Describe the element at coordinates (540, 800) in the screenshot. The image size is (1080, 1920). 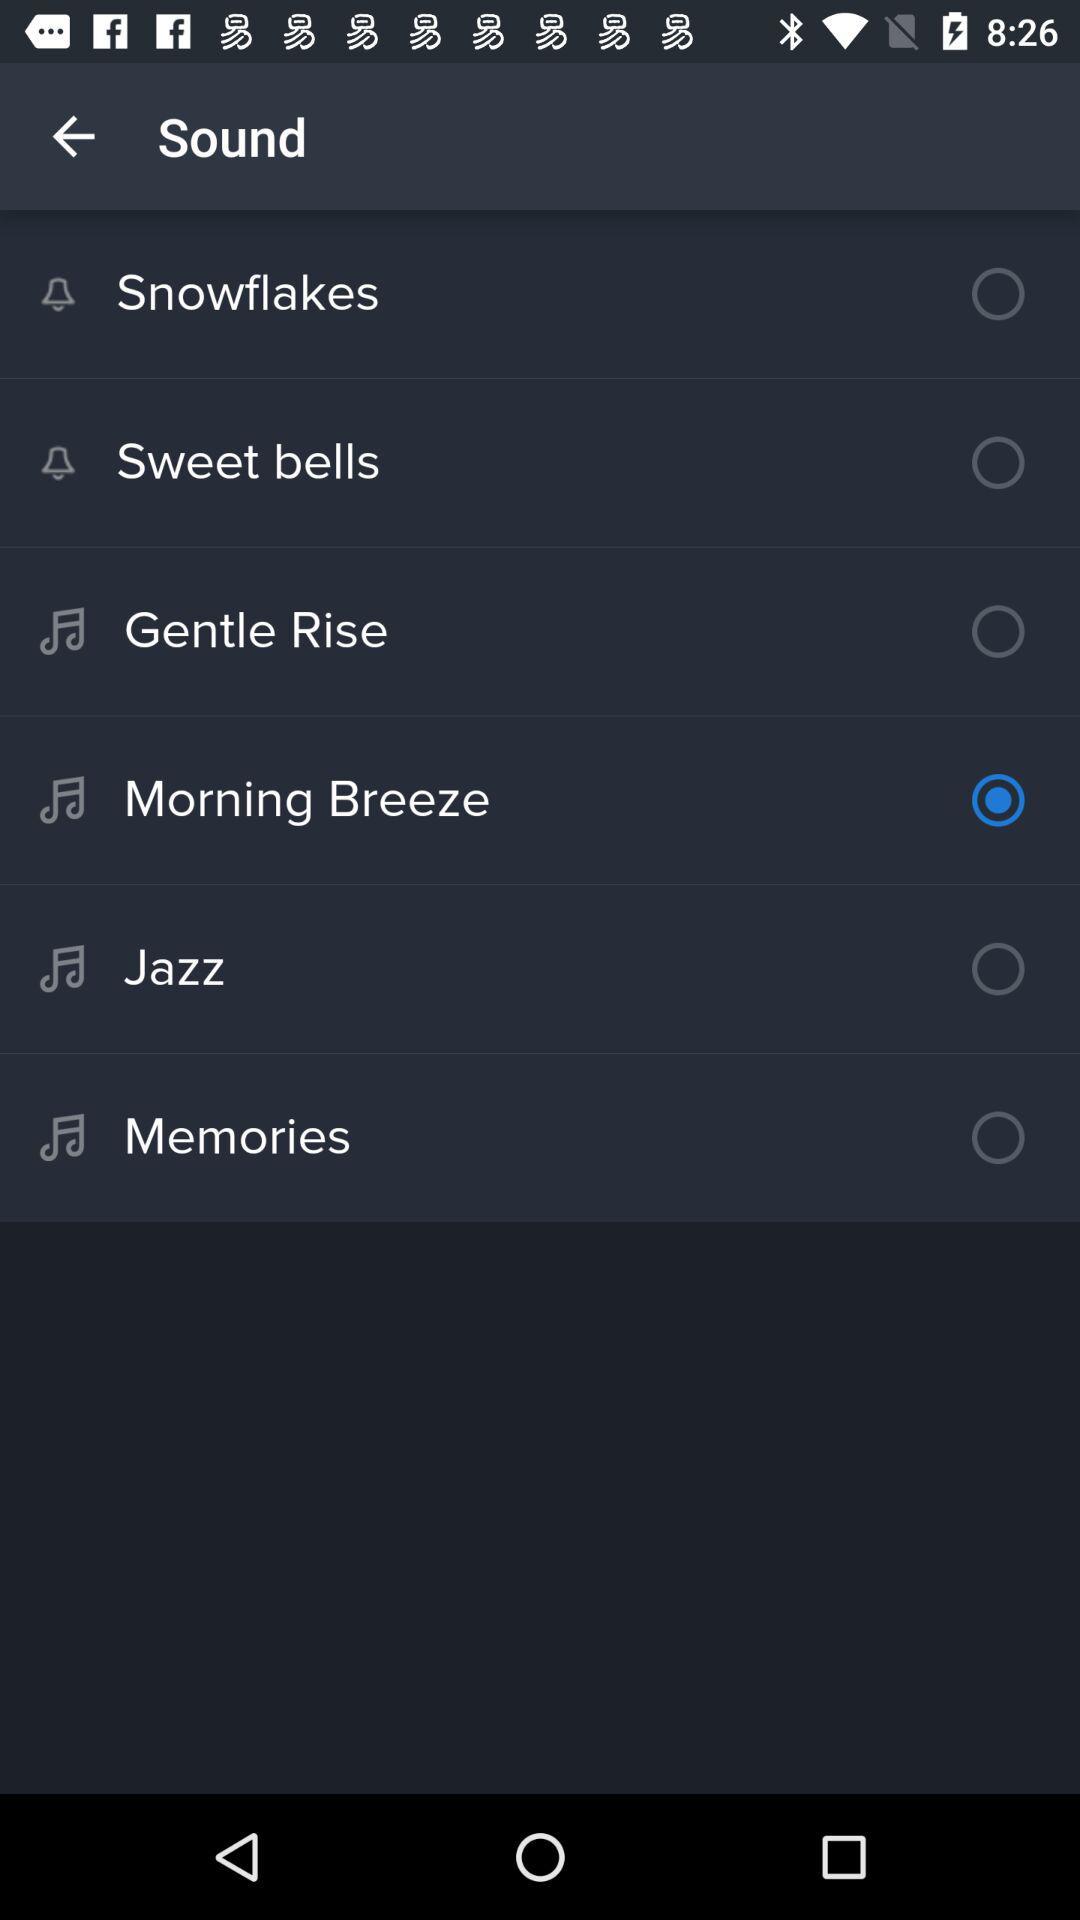
I see `the morning breeze` at that location.